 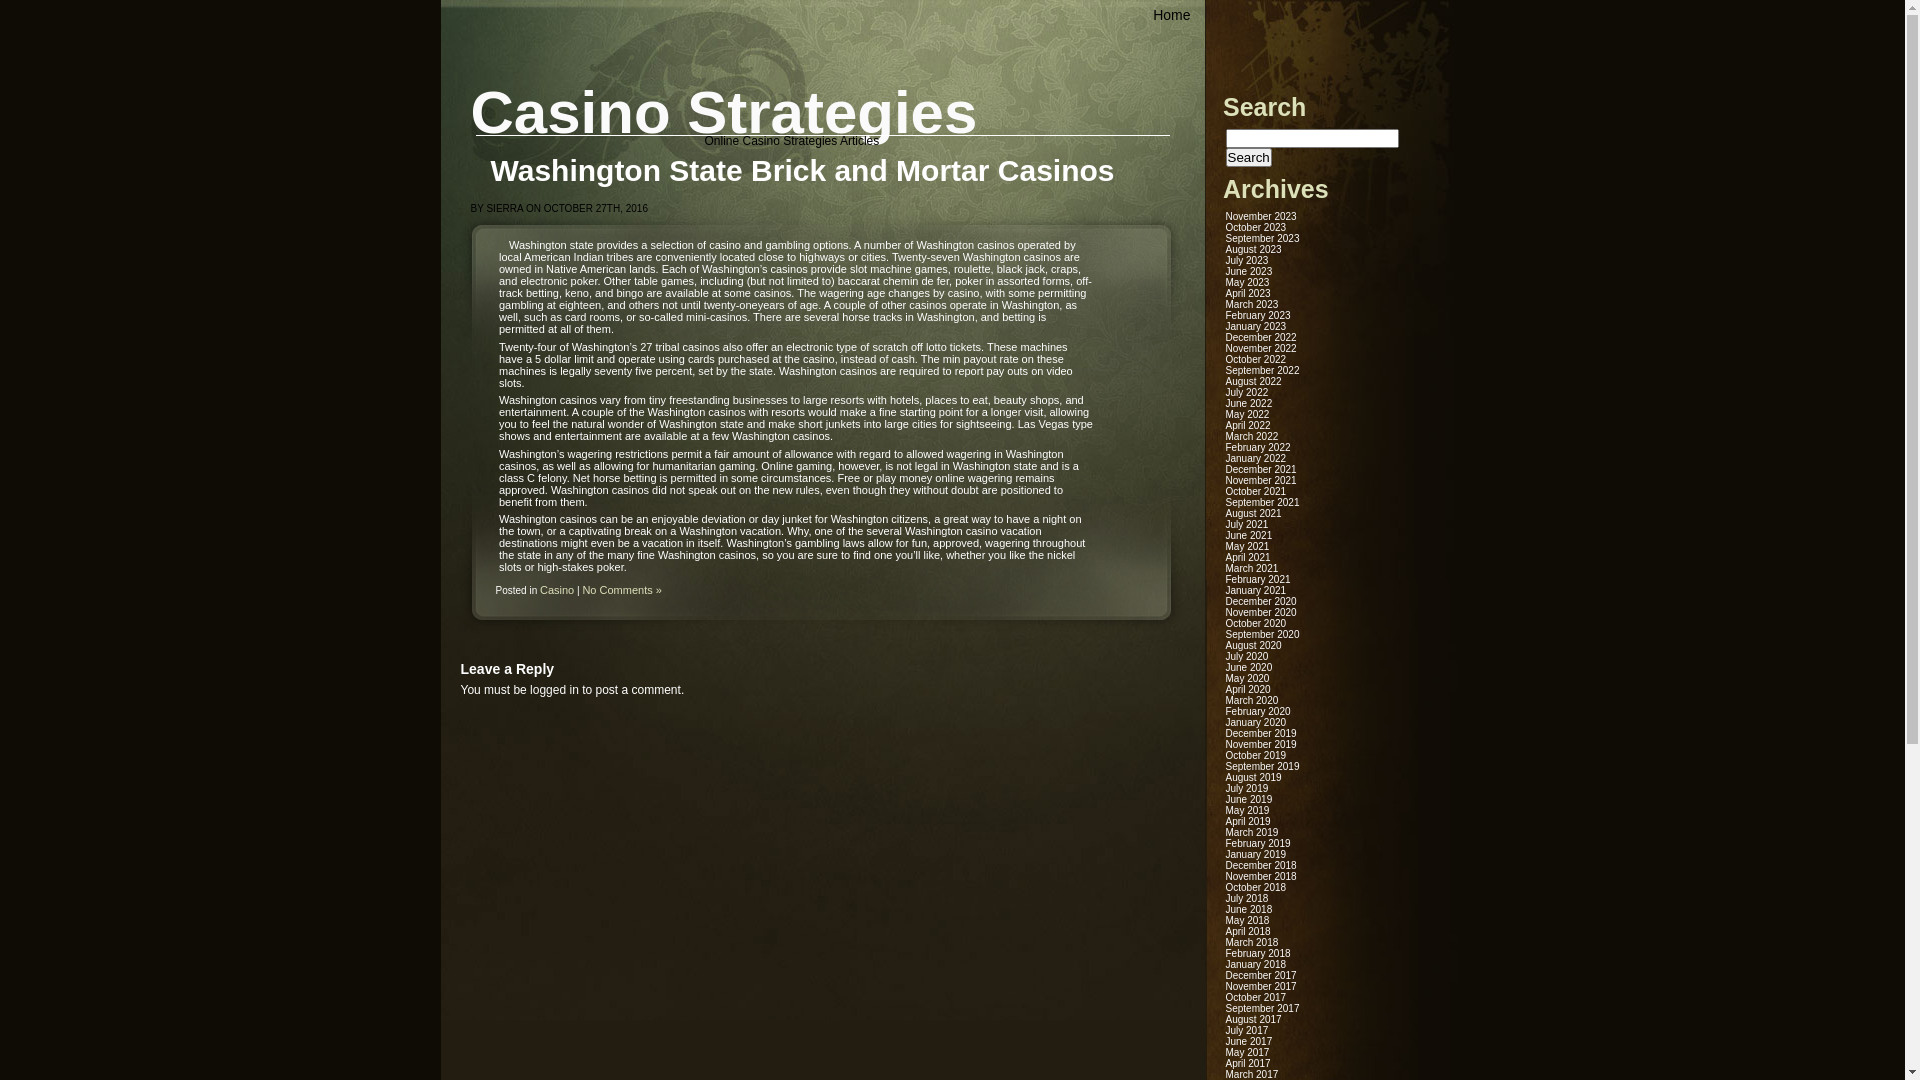 What do you see at coordinates (1247, 413) in the screenshot?
I see `'May 2022'` at bounding box center [1247, 413].